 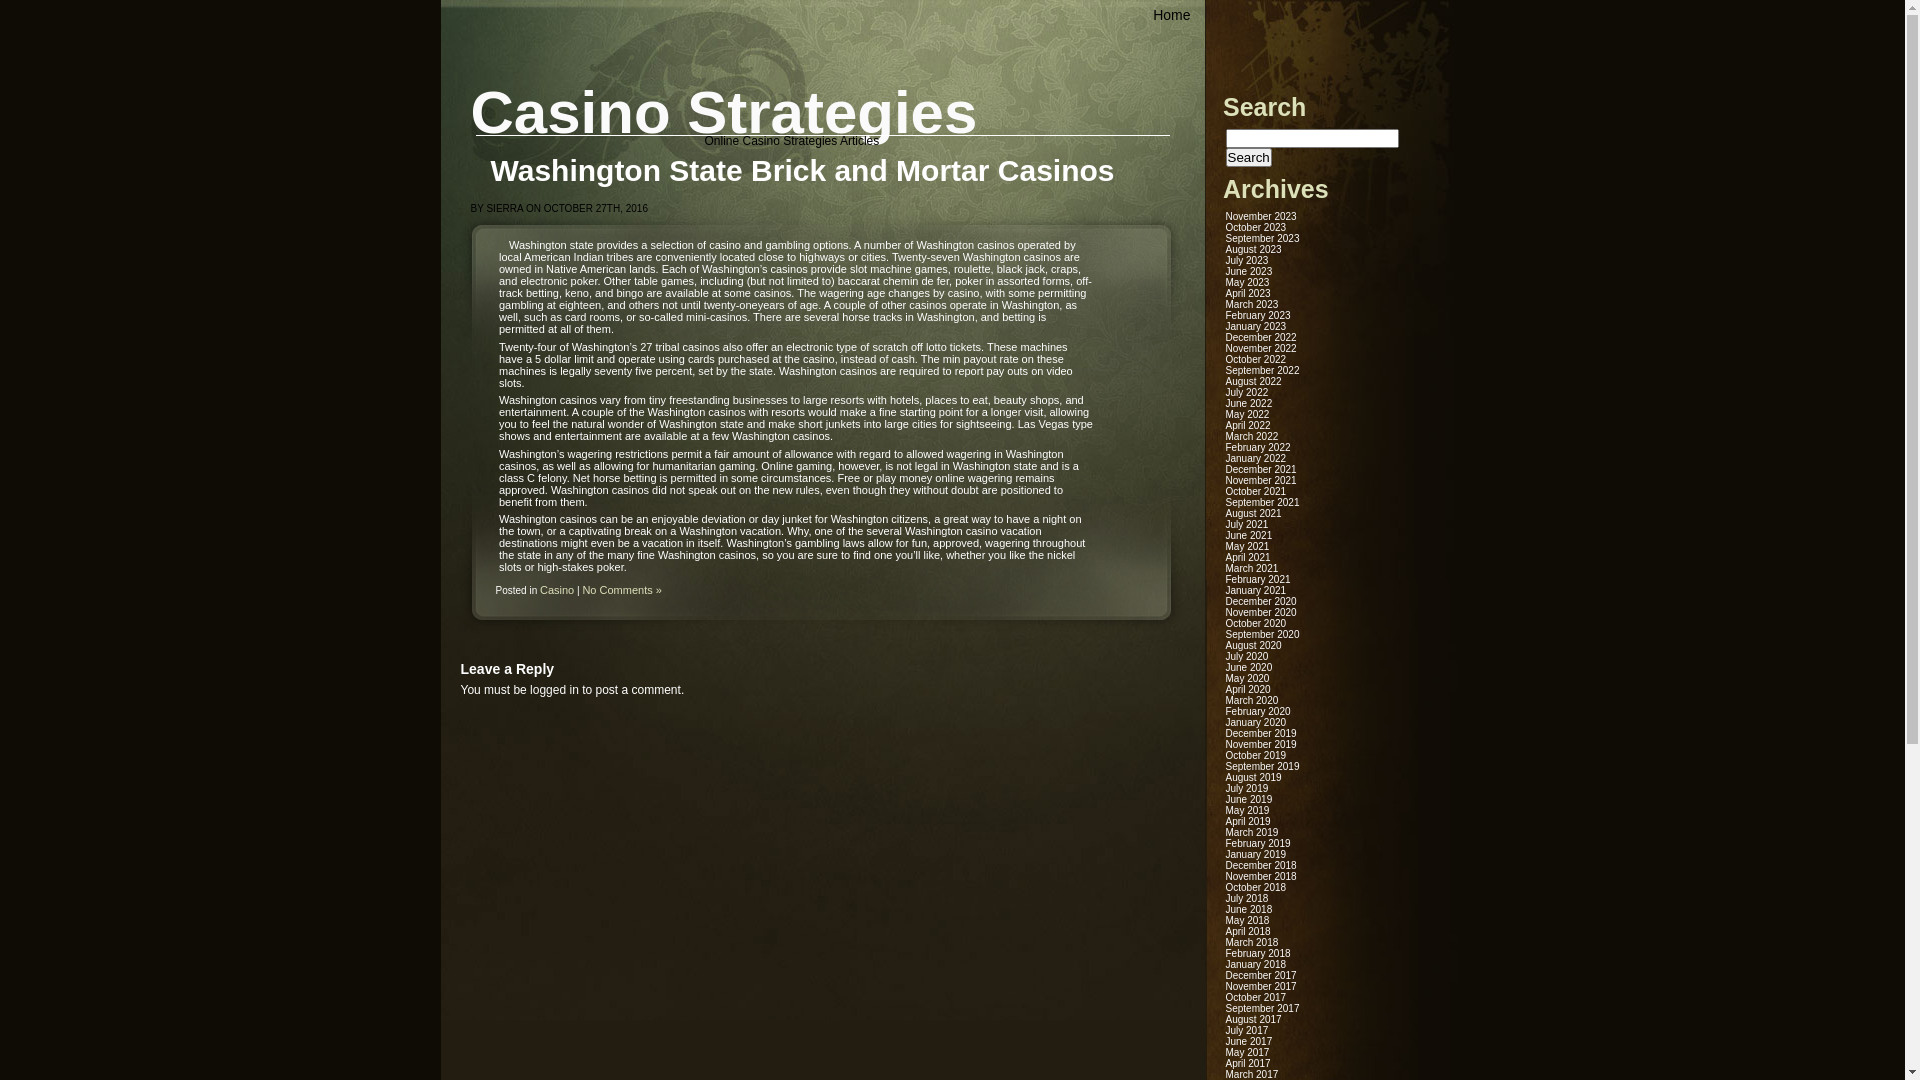 What do you see at coordinates (1247, 413) in the screenshot?
I see `'May 2022'` at bounding box center [1247, 413].